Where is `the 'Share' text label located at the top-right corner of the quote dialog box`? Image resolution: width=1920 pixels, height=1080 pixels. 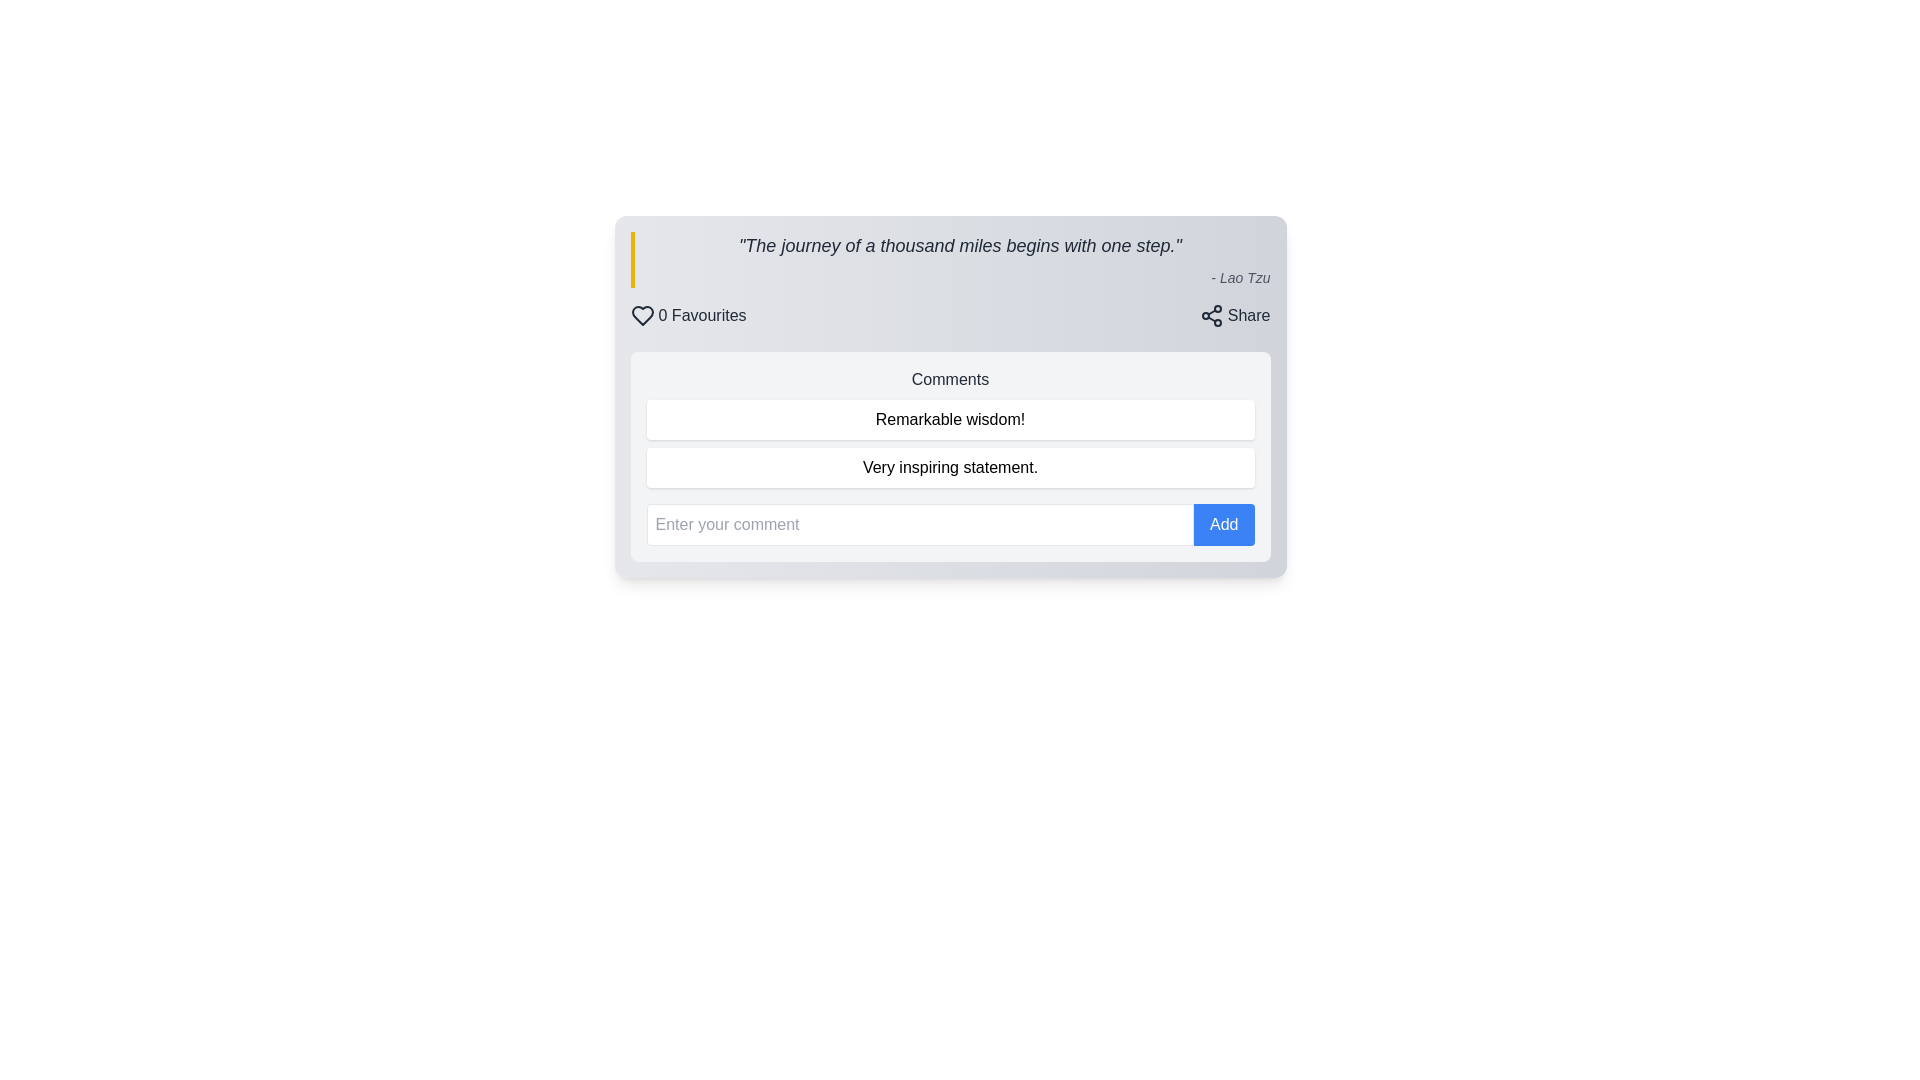 the 'Share' text label located at the top-right corner of the quote dialog box is located at coordinates (1248, 315).